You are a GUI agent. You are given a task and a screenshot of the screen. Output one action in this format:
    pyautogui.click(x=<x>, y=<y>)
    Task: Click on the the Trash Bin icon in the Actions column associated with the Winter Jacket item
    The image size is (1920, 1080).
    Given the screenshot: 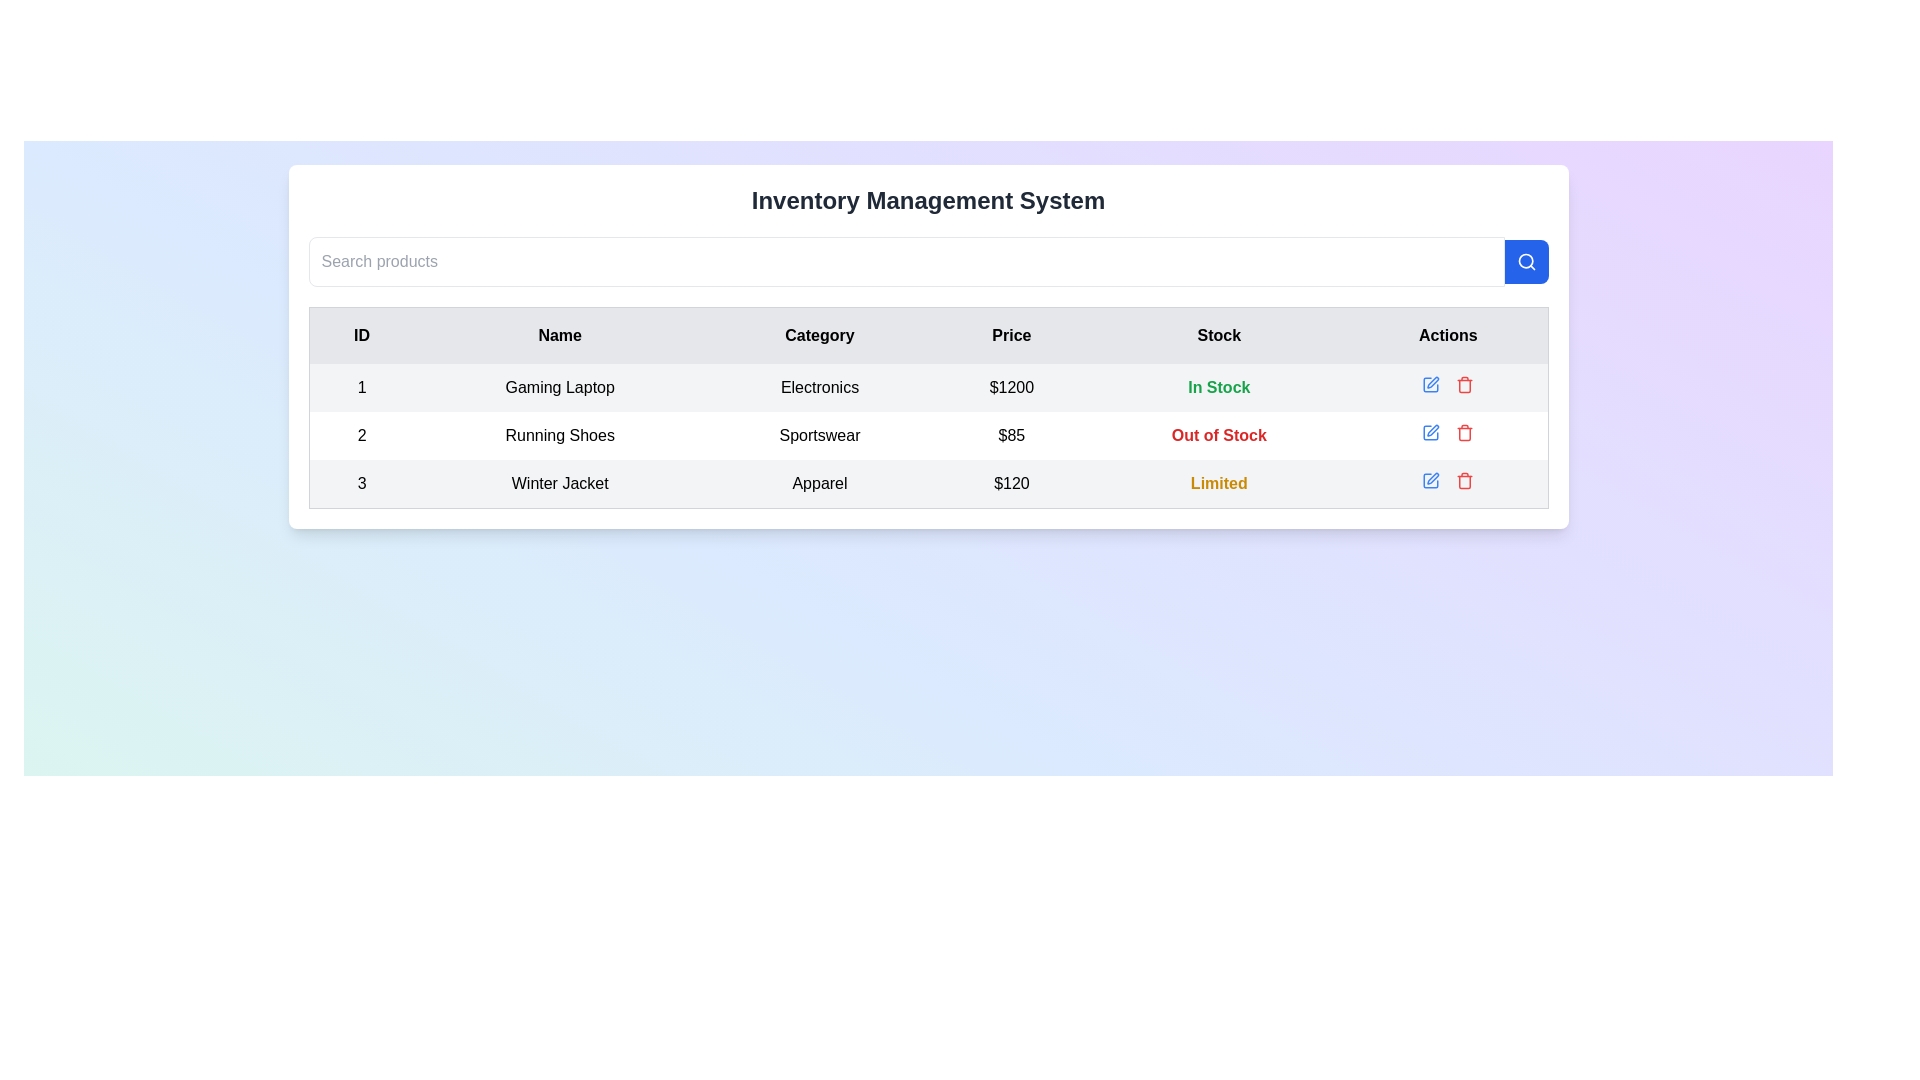 What is the action you would take?
    pyautogui.click(x=1465, y=482)
    